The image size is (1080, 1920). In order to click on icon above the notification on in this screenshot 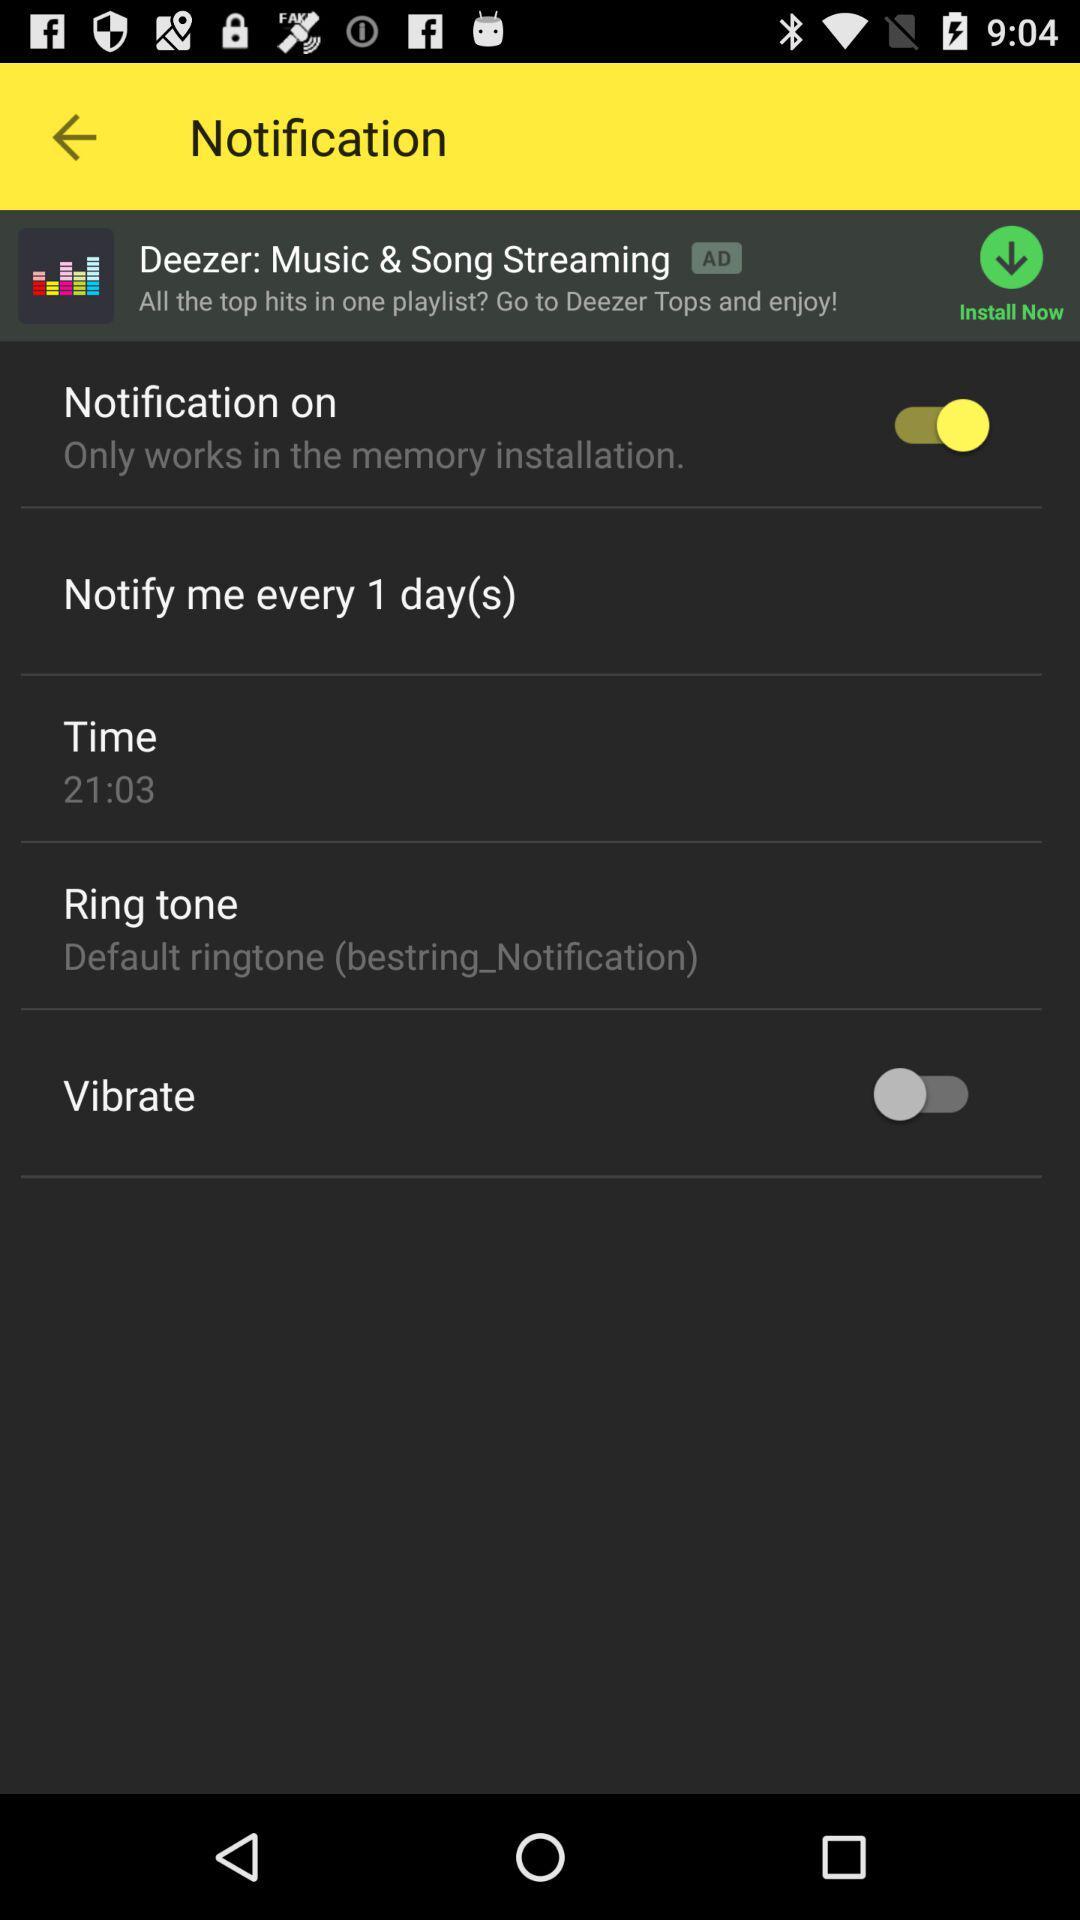, I will do `click(64, 274)`.